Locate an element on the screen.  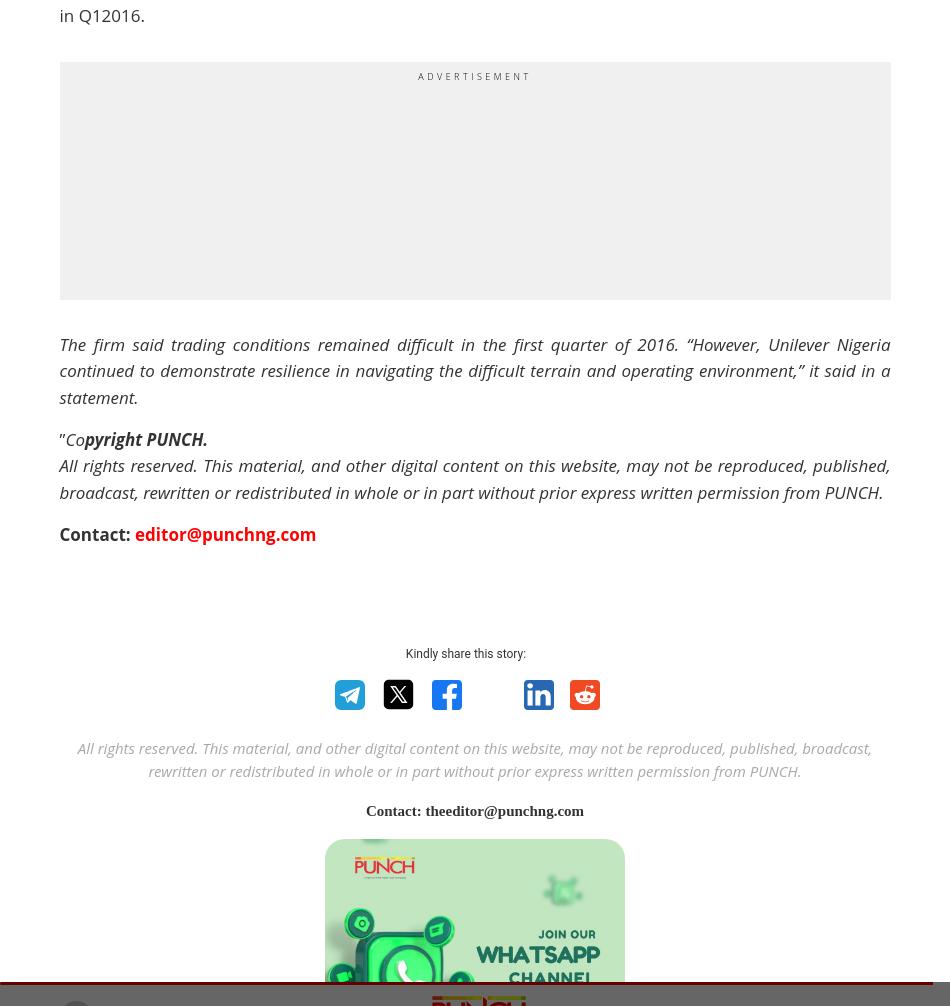
'Spice' is located at coordinates (644, 512).